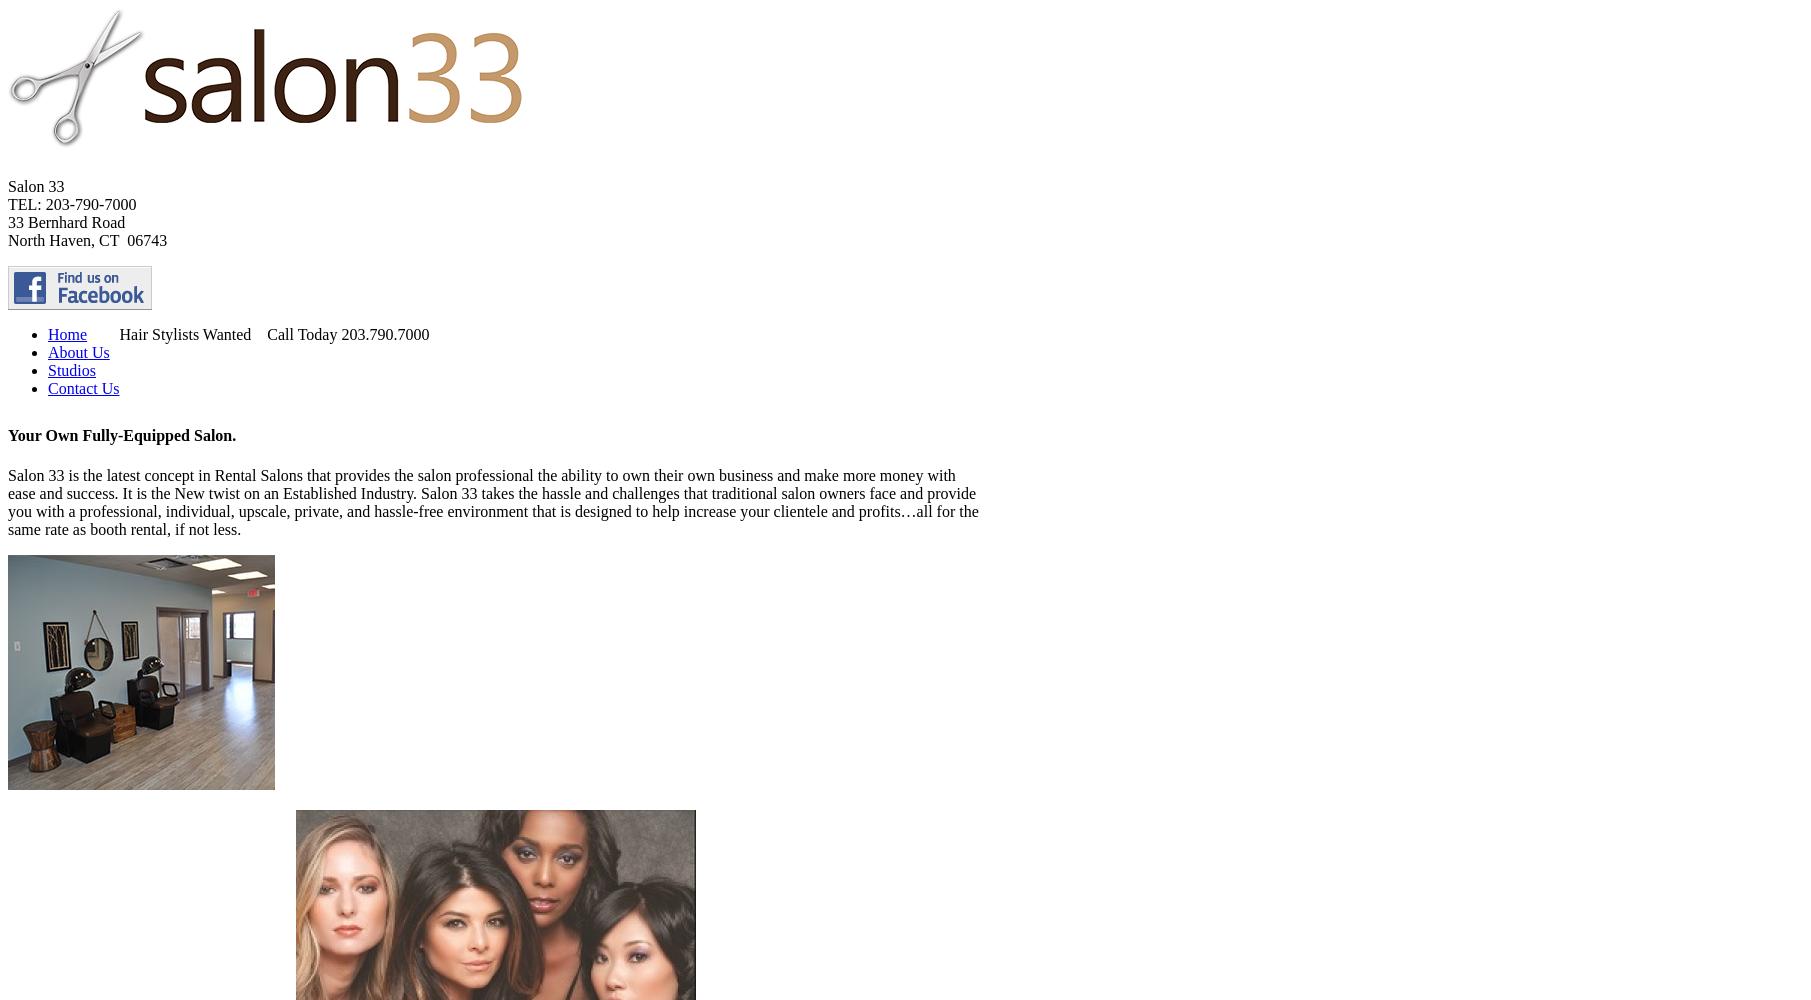 The height and width of the screenshot is (1000, 1811). What do you see at coordinates (87, 239) in the screenshot?
I see `'North Haven, CT  06743'` at bounding box center [87, 239].